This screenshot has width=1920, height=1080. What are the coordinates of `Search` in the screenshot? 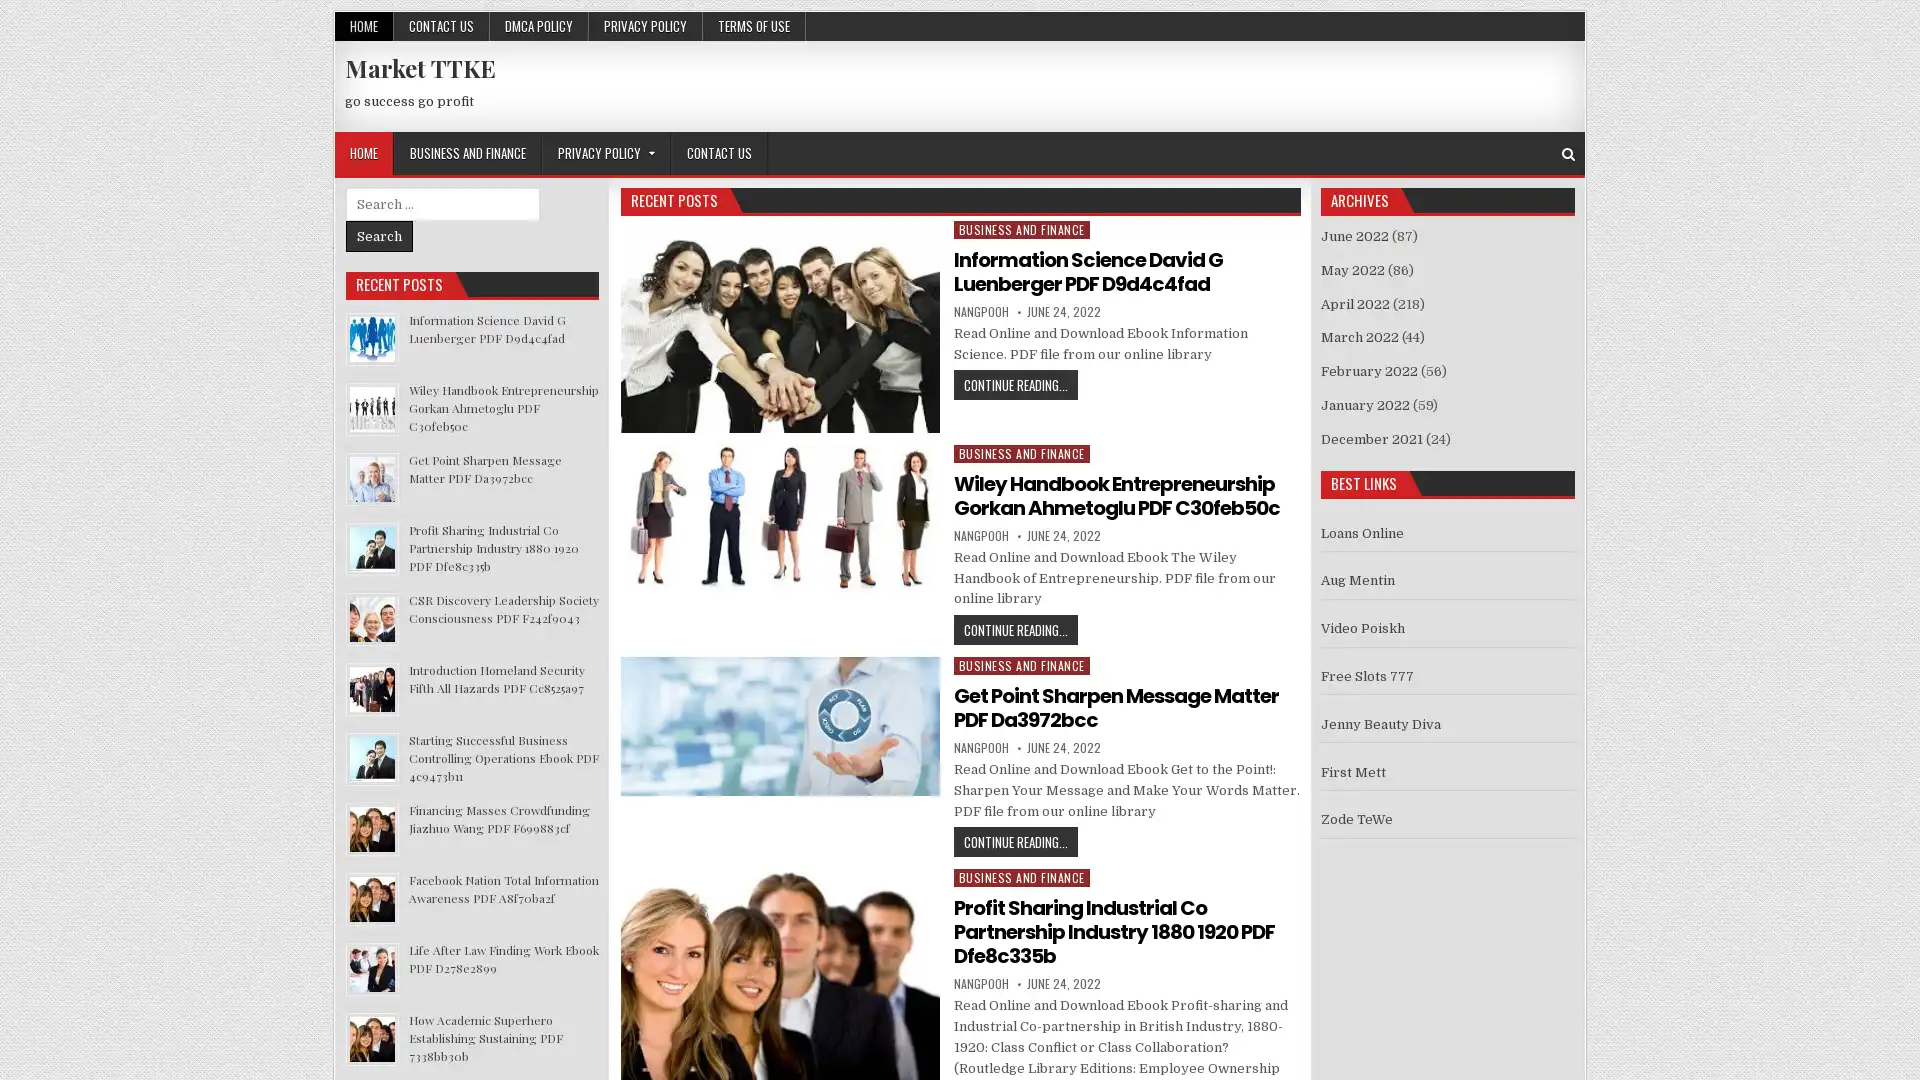 It's located at (378, 235).